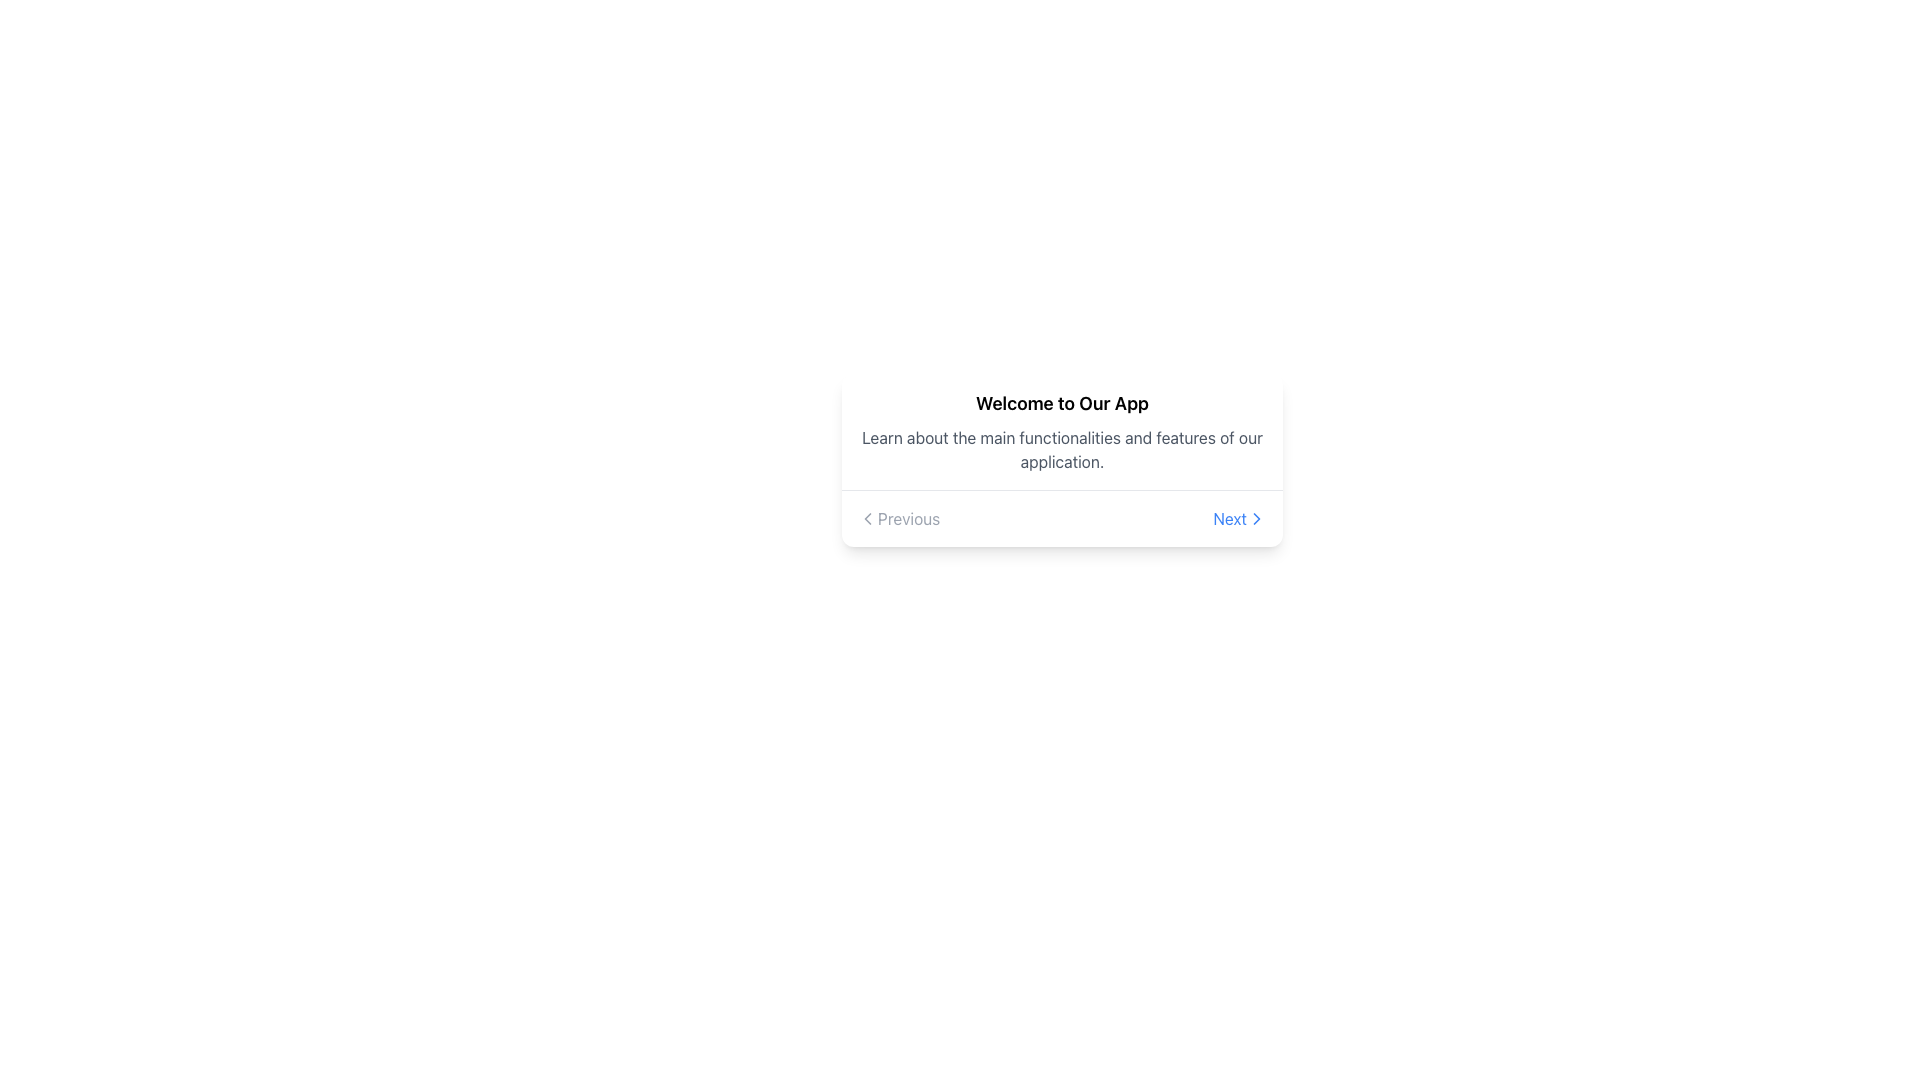 Image resolution: width=1920 pixels, height=1080 pixels. What do you see at coordinates (868, 518) in the screenshot?
I see `the backward navigation icon located to the left of the 'Previous' text in the navigation control at the bottom-left of the card` at bounding box center [868, 518].